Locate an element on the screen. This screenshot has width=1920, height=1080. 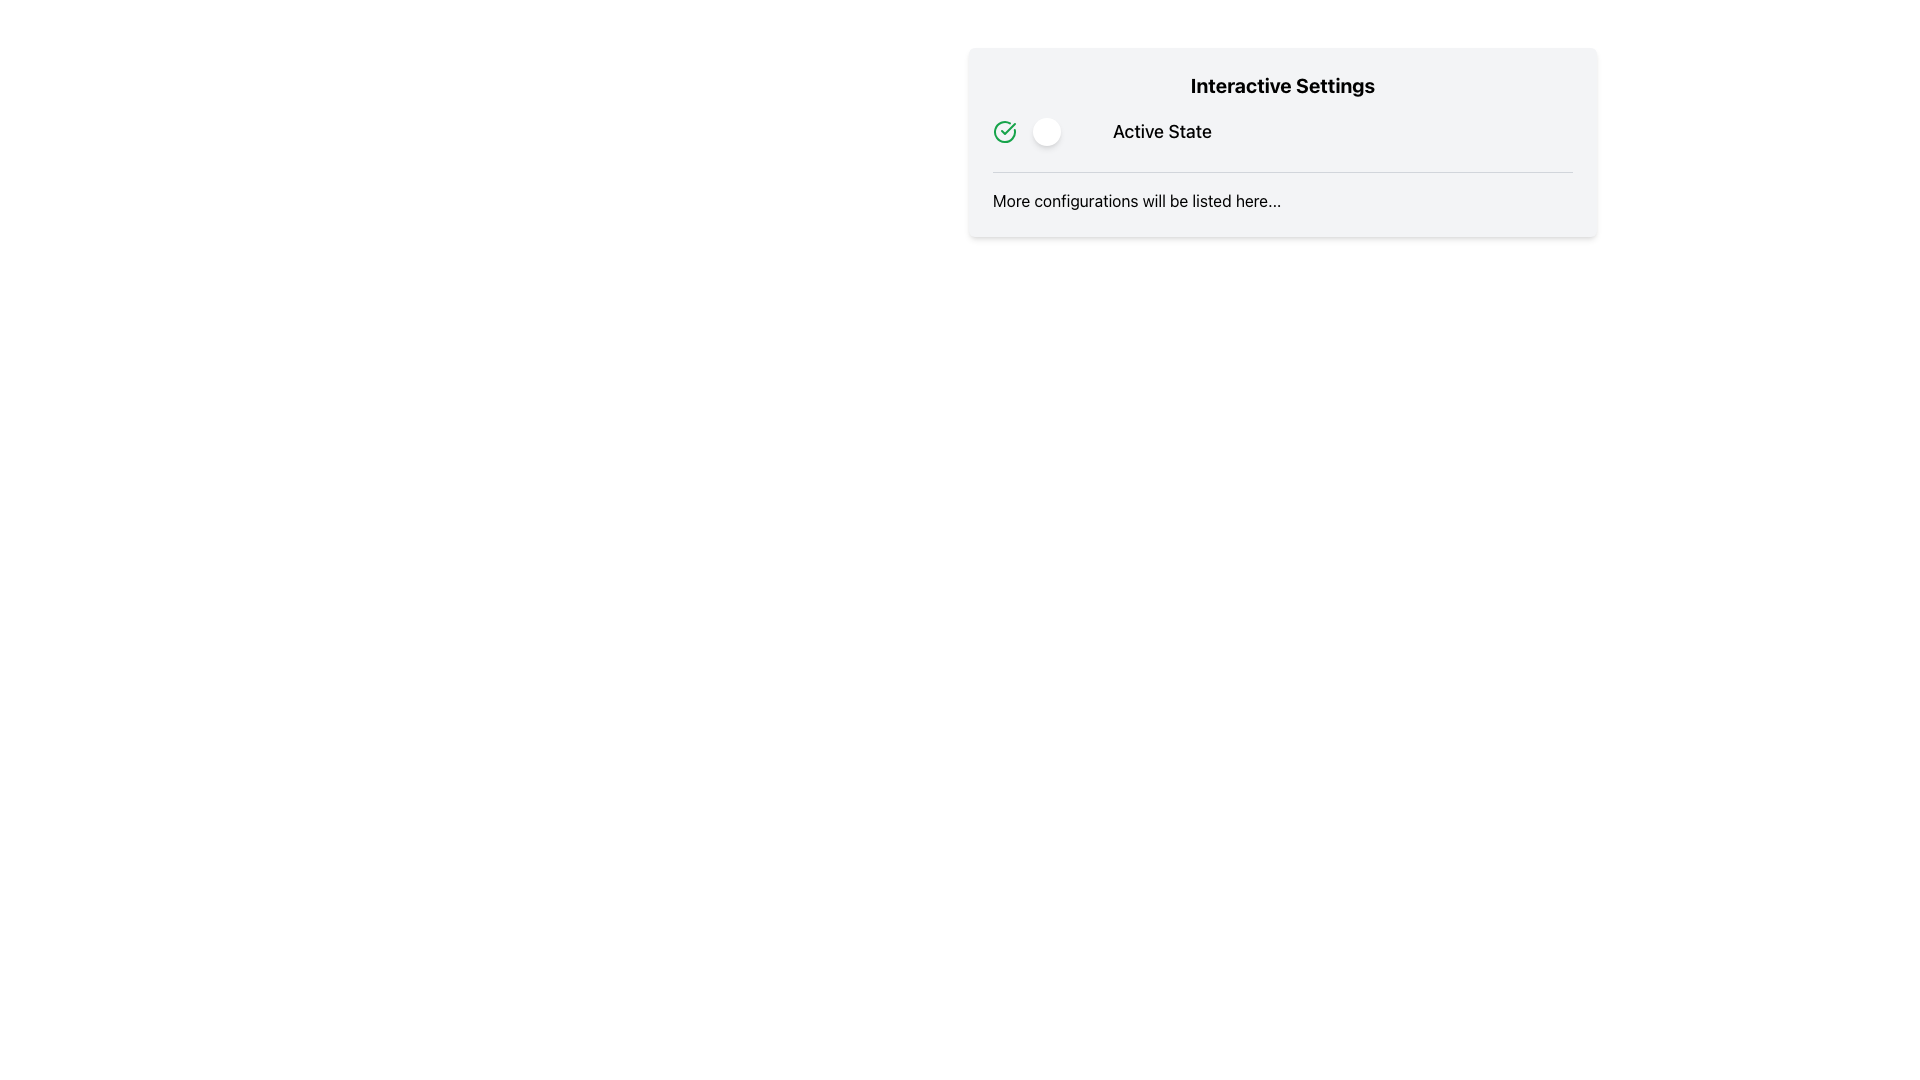
the 'Active State' text label, which is a medium-sized bold font label located to the right of a toggle switch and a green check icon within the 'Interactive Settings' section is located at coordinates (1162, 131).